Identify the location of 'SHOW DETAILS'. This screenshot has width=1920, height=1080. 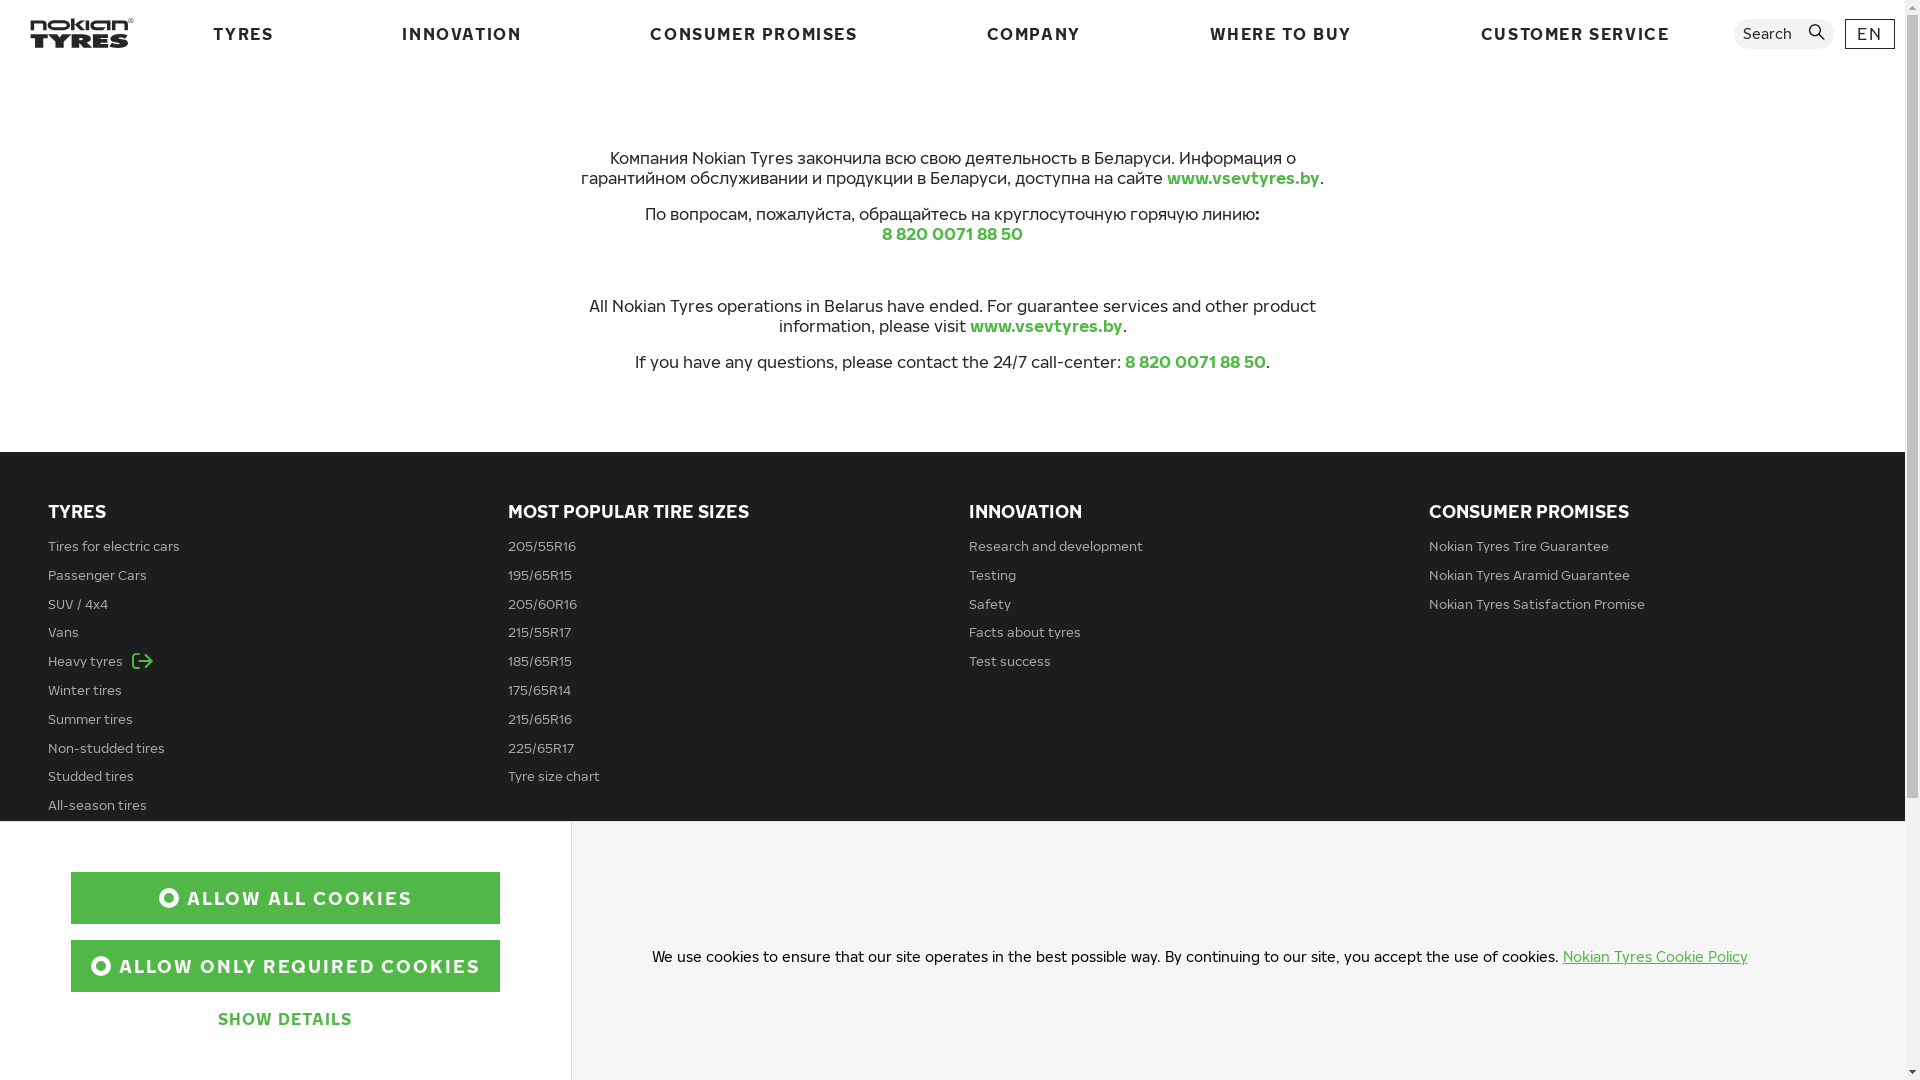
(283, 1018).